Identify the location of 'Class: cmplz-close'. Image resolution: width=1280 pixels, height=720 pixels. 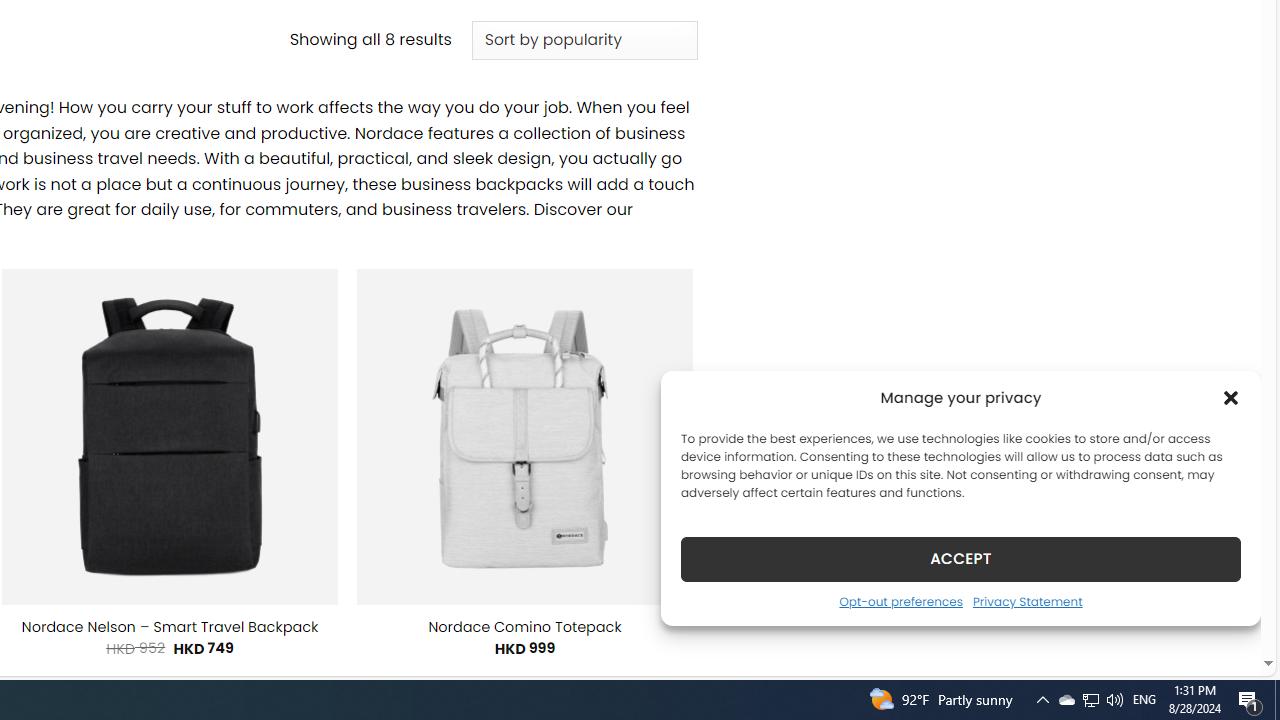
(1230, 397).